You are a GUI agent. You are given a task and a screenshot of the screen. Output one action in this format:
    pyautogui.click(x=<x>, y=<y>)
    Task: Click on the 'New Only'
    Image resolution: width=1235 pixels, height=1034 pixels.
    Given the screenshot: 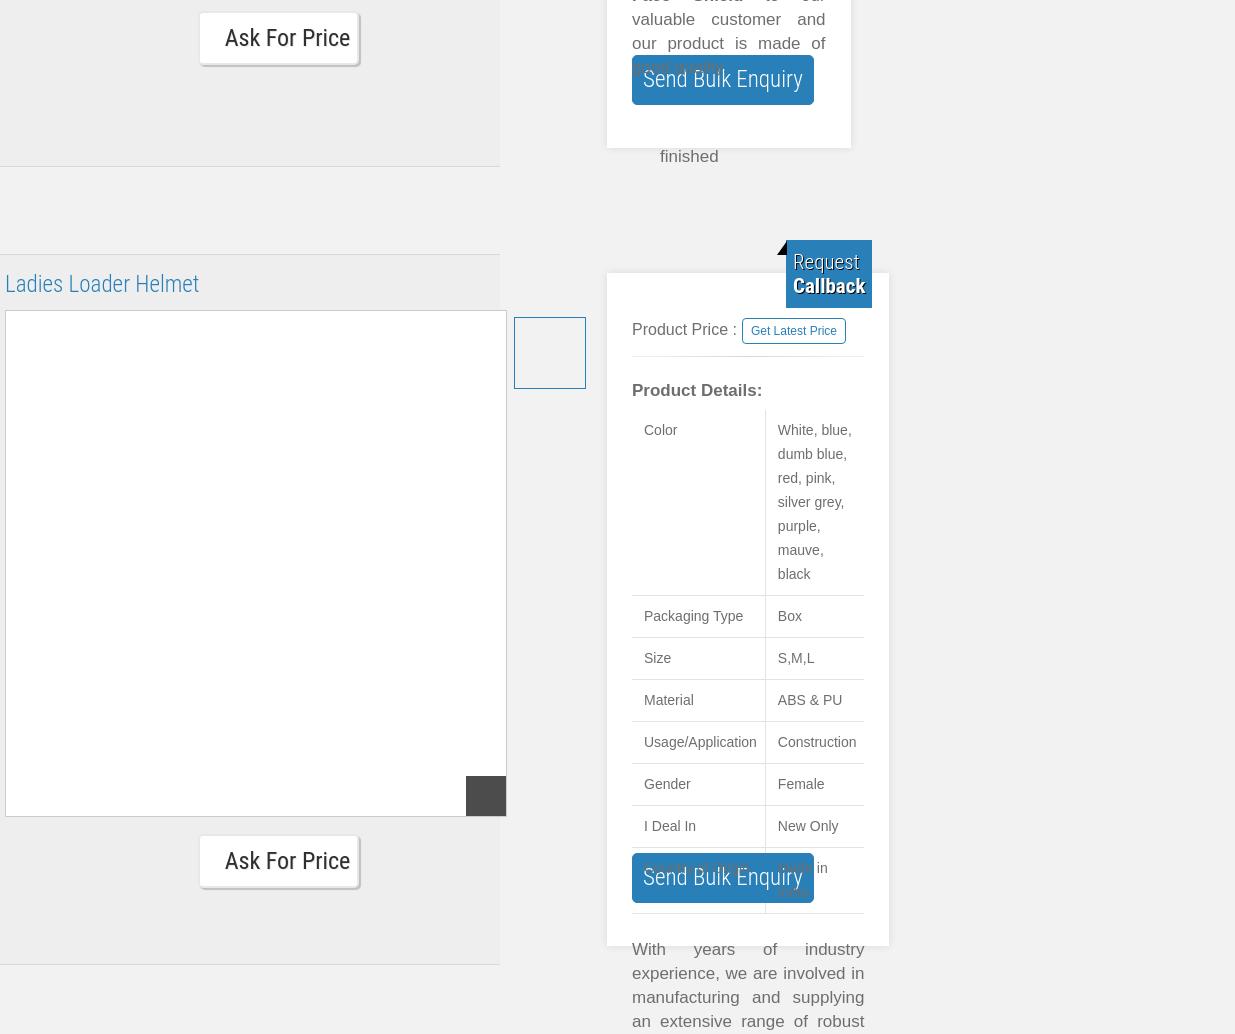 What is the action you would take?
    pyautogui.click(x=807, y=824)
    